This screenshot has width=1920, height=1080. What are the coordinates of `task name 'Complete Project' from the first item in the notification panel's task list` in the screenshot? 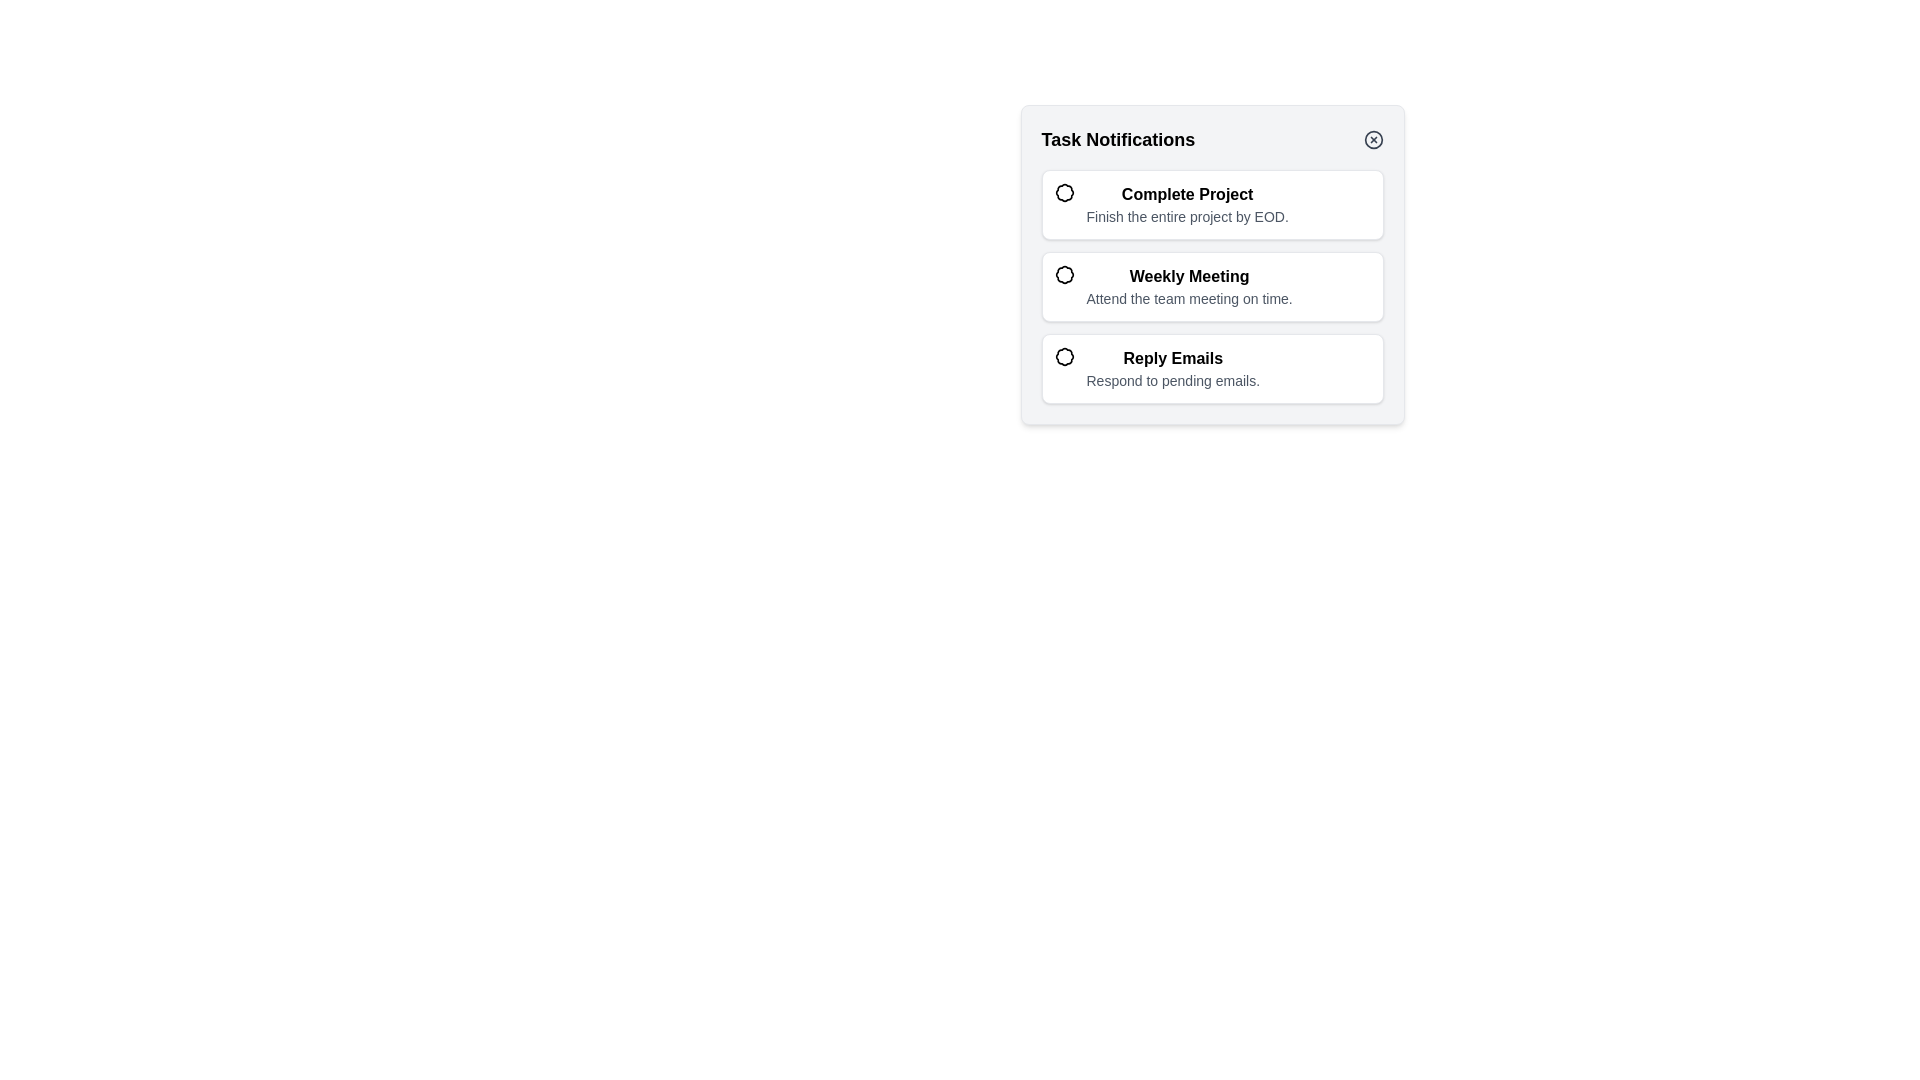 It's located at (1187, 204).